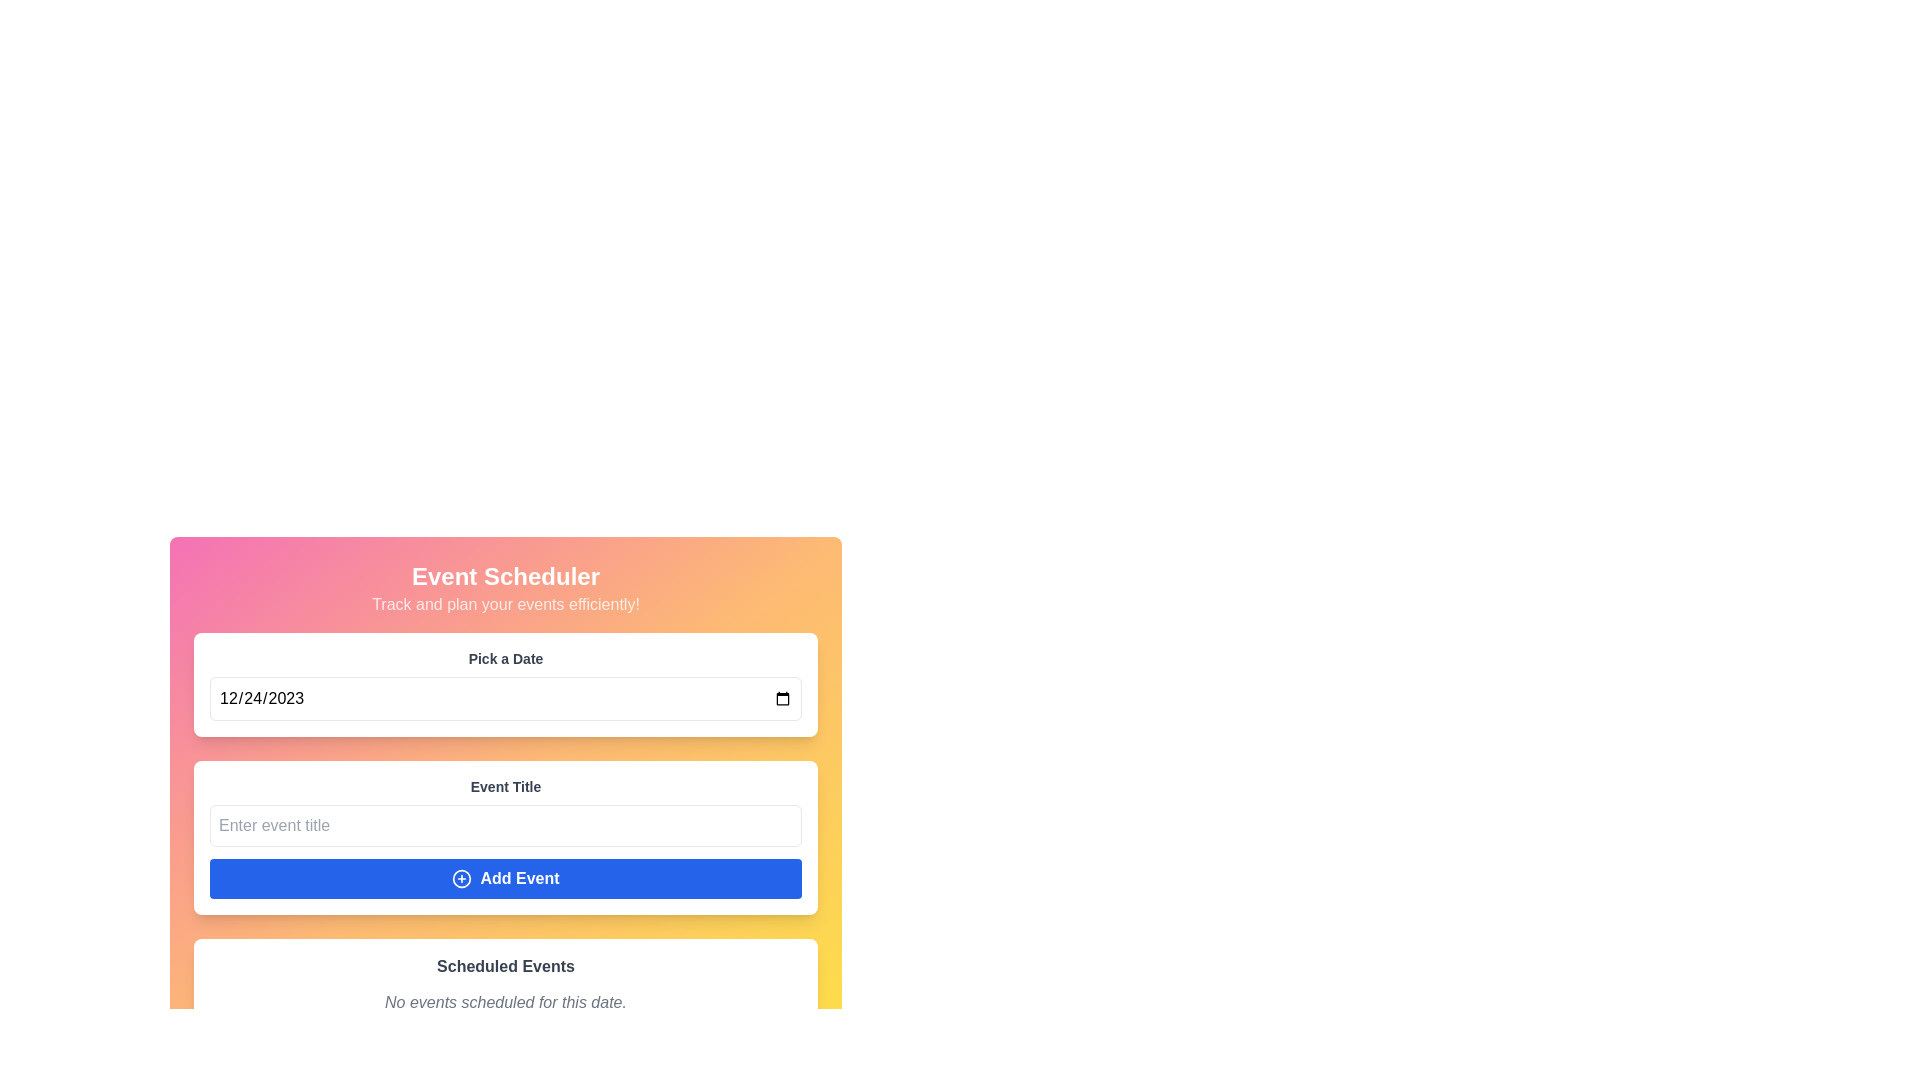 The height and width of the screenshot is (1080, 1920). Describe the element at coordinates (505, 1002) in the screenshot. I see `text segment that displays 'No events scheduled for this date.' located in the 'Scheduled Events' section, which is centered horizontally below the heading` at that location.